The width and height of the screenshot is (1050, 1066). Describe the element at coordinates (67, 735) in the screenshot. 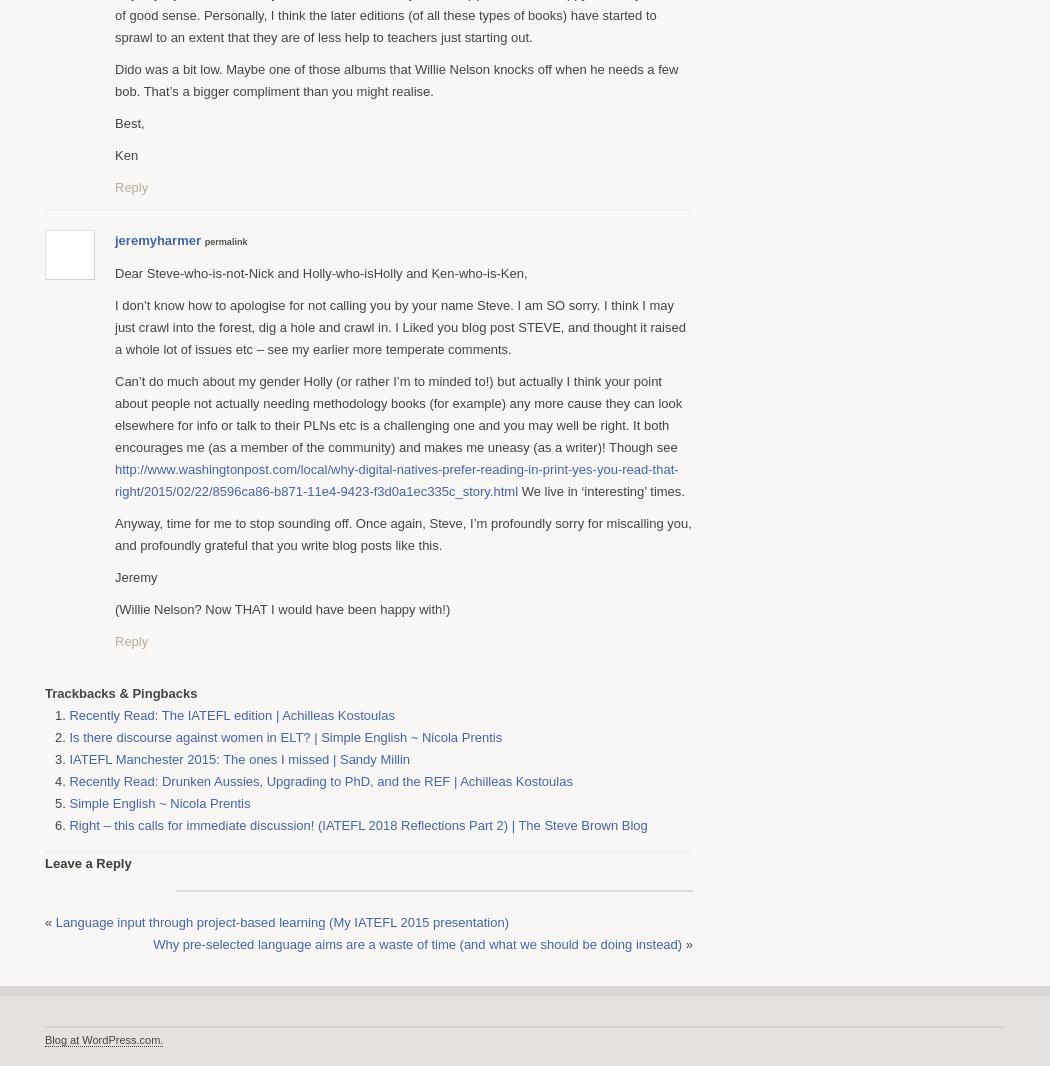

I see `'Is there discourse against women in ELT? | Simple English ~ Nicola Prentis'` at that location.